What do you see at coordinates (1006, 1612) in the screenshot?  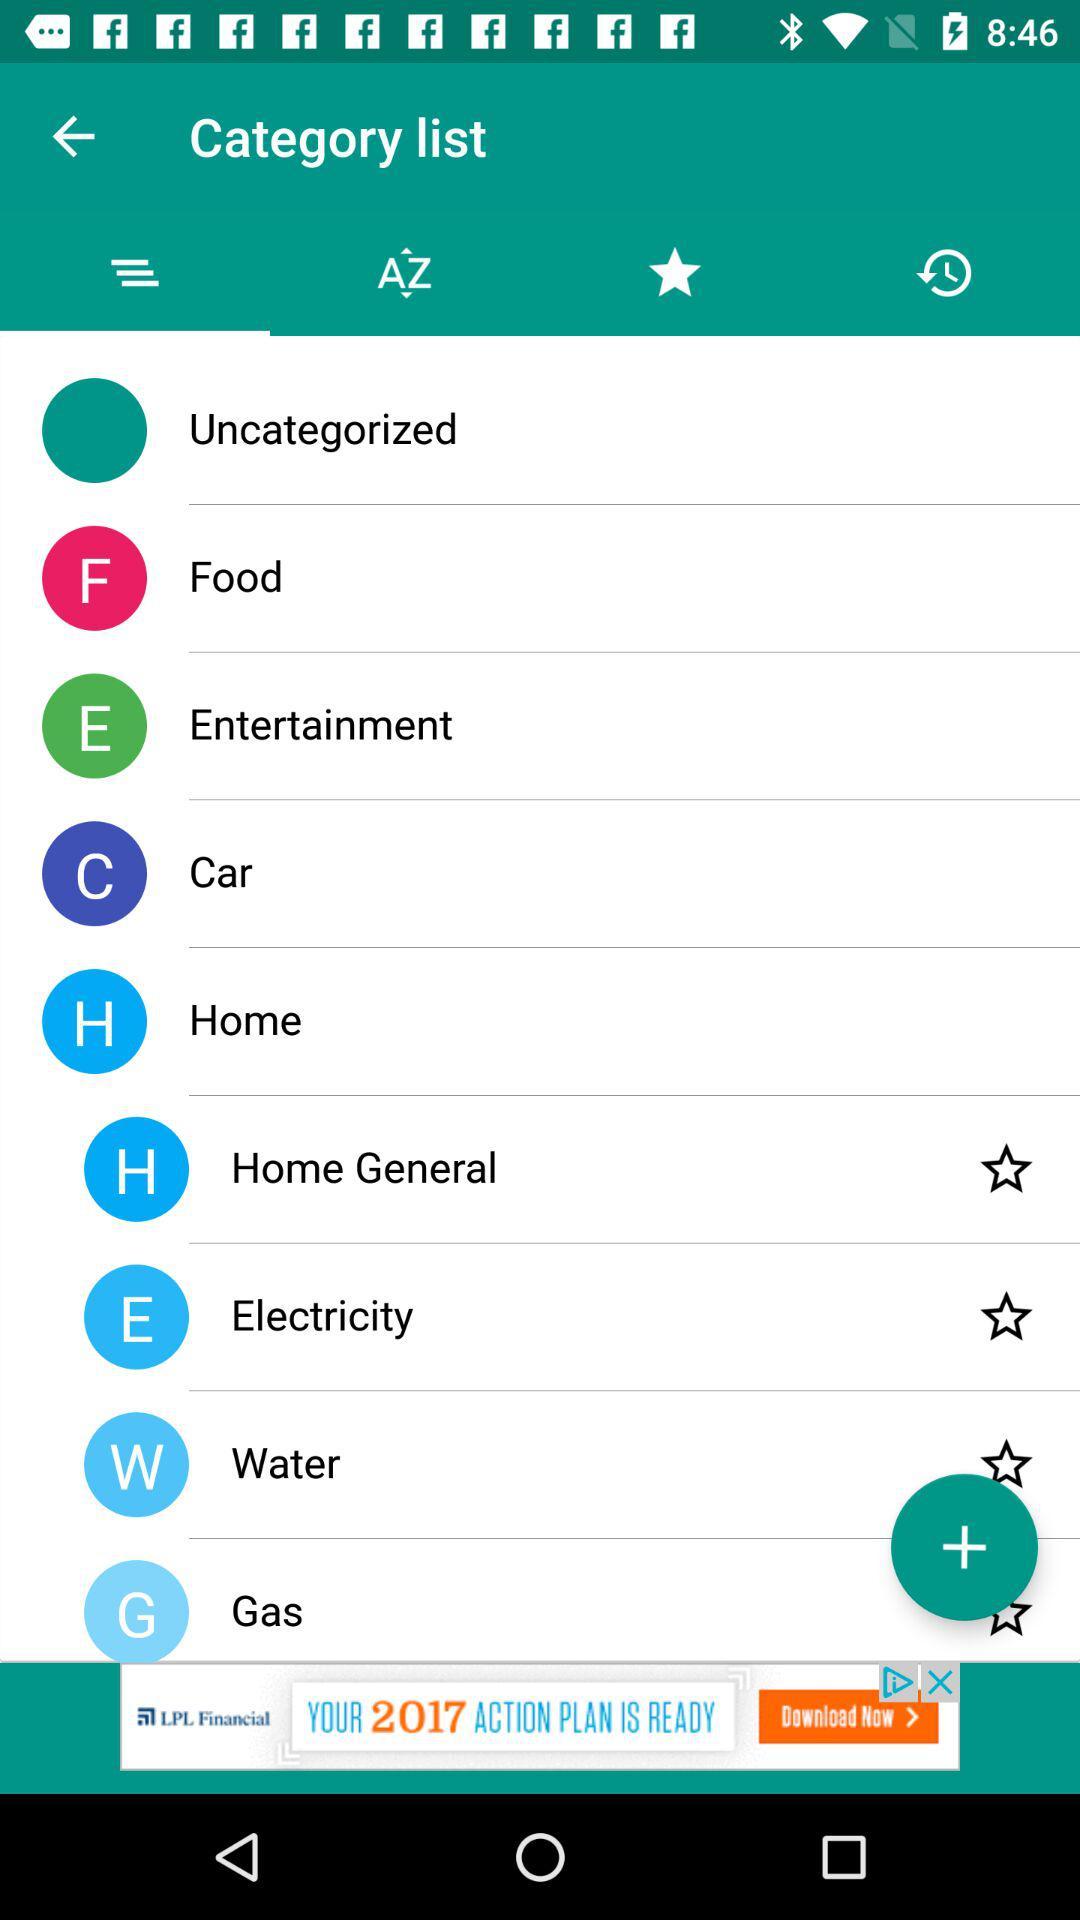 I see `mark as favorite` at bounding box center [1006, 1612].